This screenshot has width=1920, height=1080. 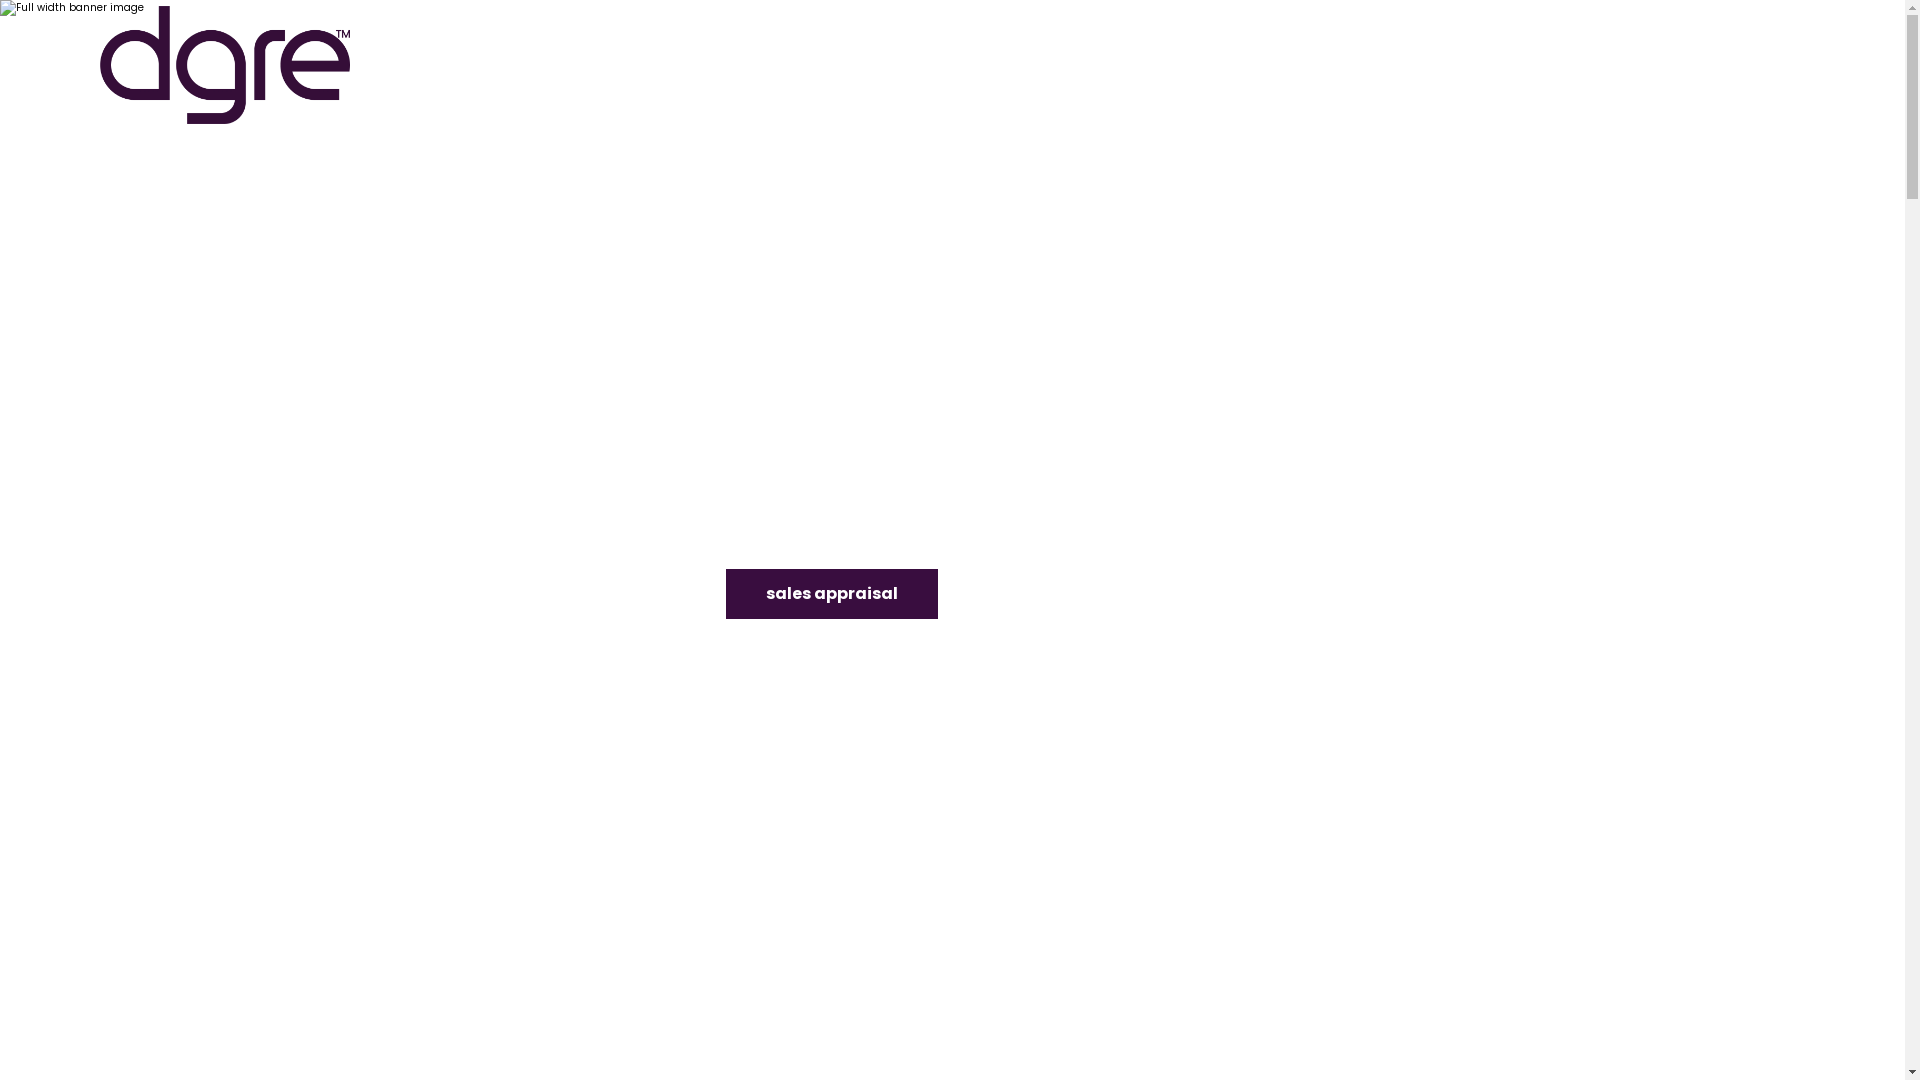 I want to click on 'sales appraisal', so click(x=832, y=593).